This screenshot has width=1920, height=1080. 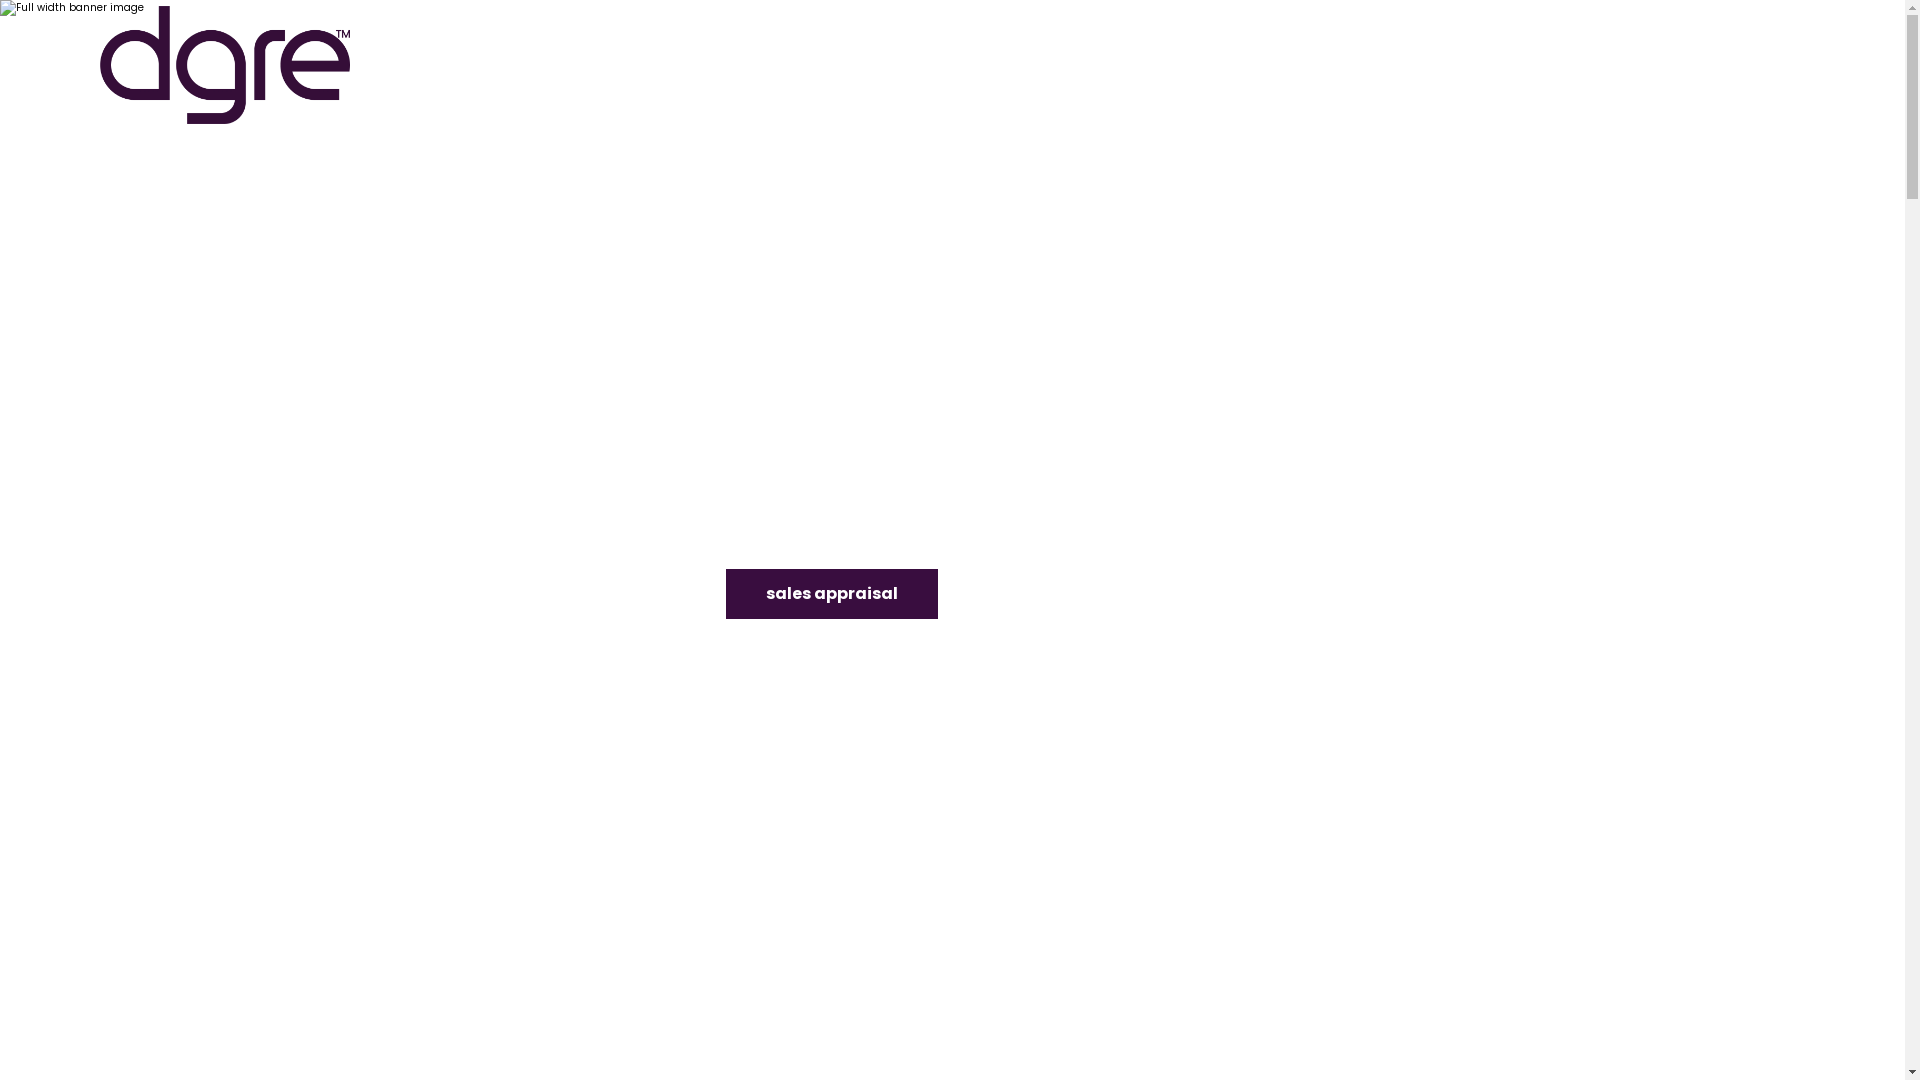 I want to click on 'sales appraisal', so click(x=832, y=593).